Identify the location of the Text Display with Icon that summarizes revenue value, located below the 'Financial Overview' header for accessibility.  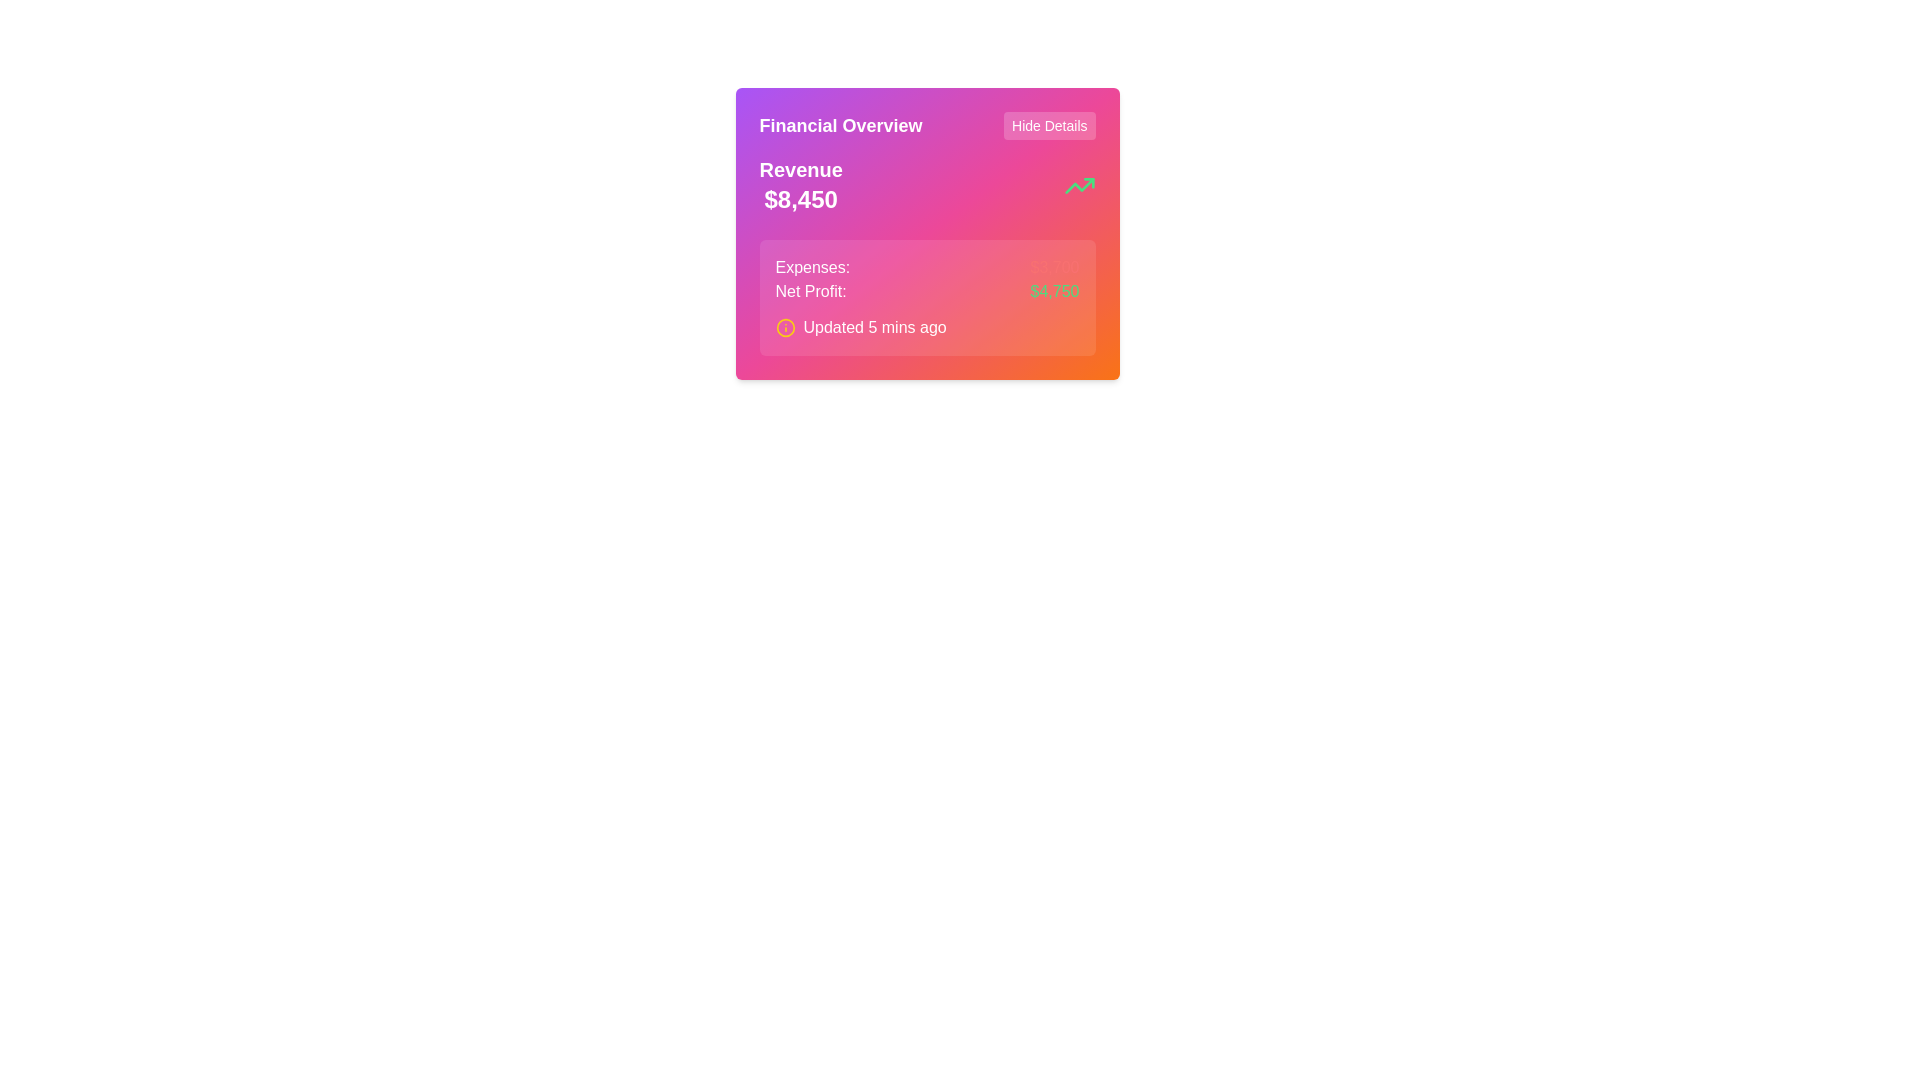
(926, 185).